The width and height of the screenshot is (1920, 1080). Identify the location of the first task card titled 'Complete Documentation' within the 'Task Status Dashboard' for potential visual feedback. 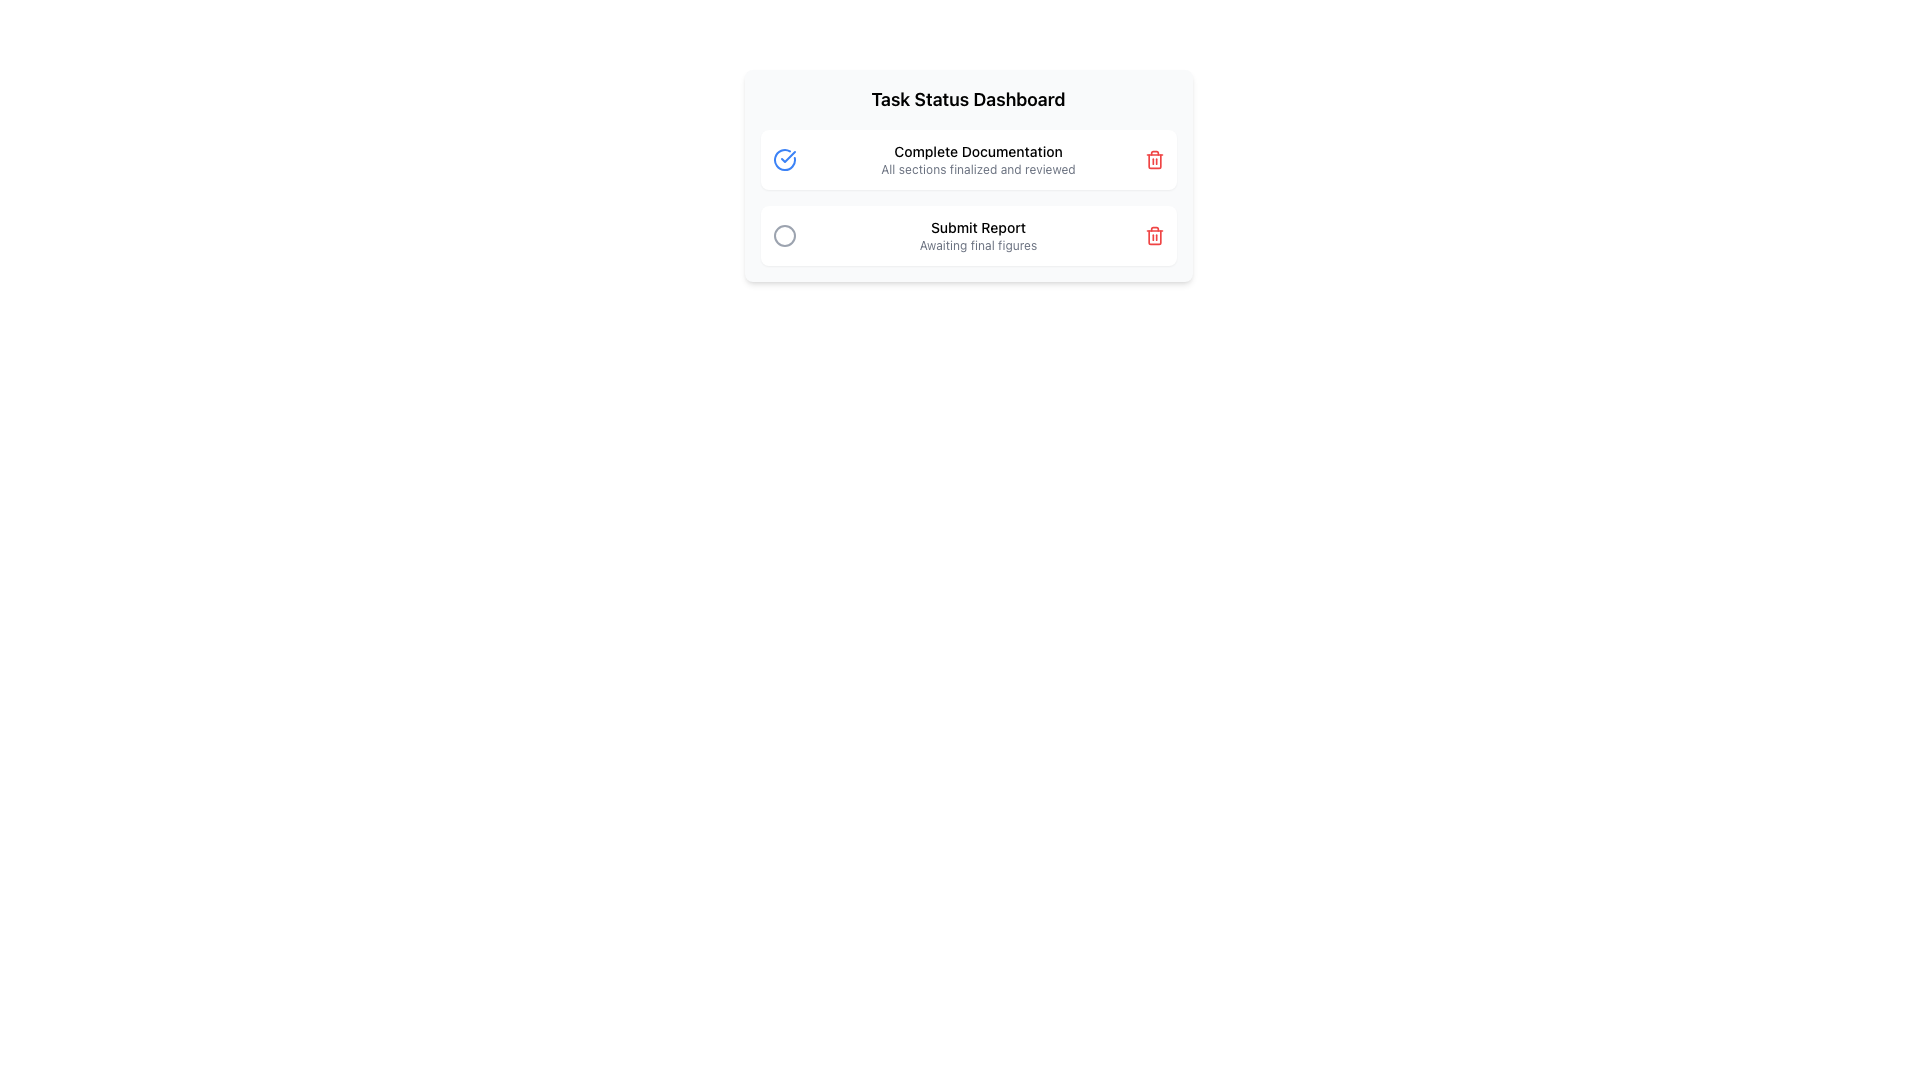
(968, 175).